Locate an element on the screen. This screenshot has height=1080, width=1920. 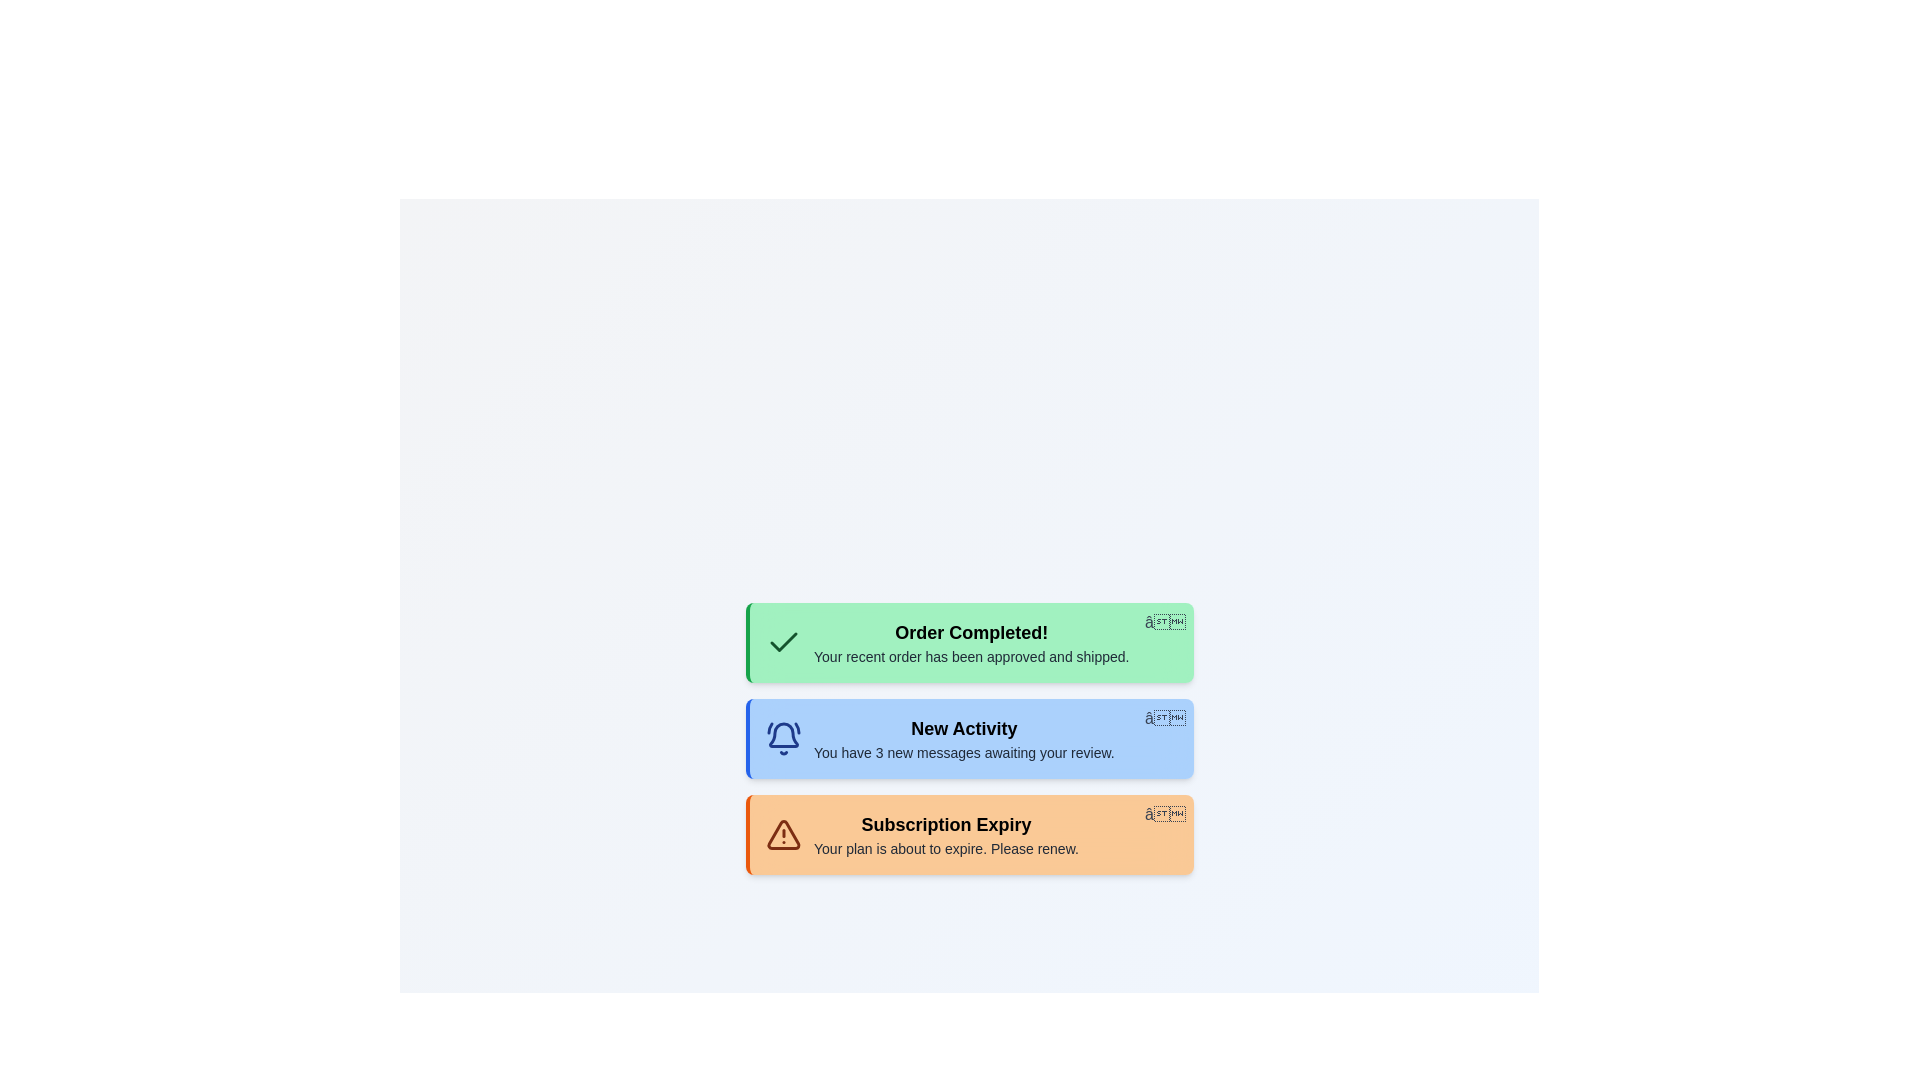
the close button of the alert with ID 103 is located at coordinates (1165, 814).